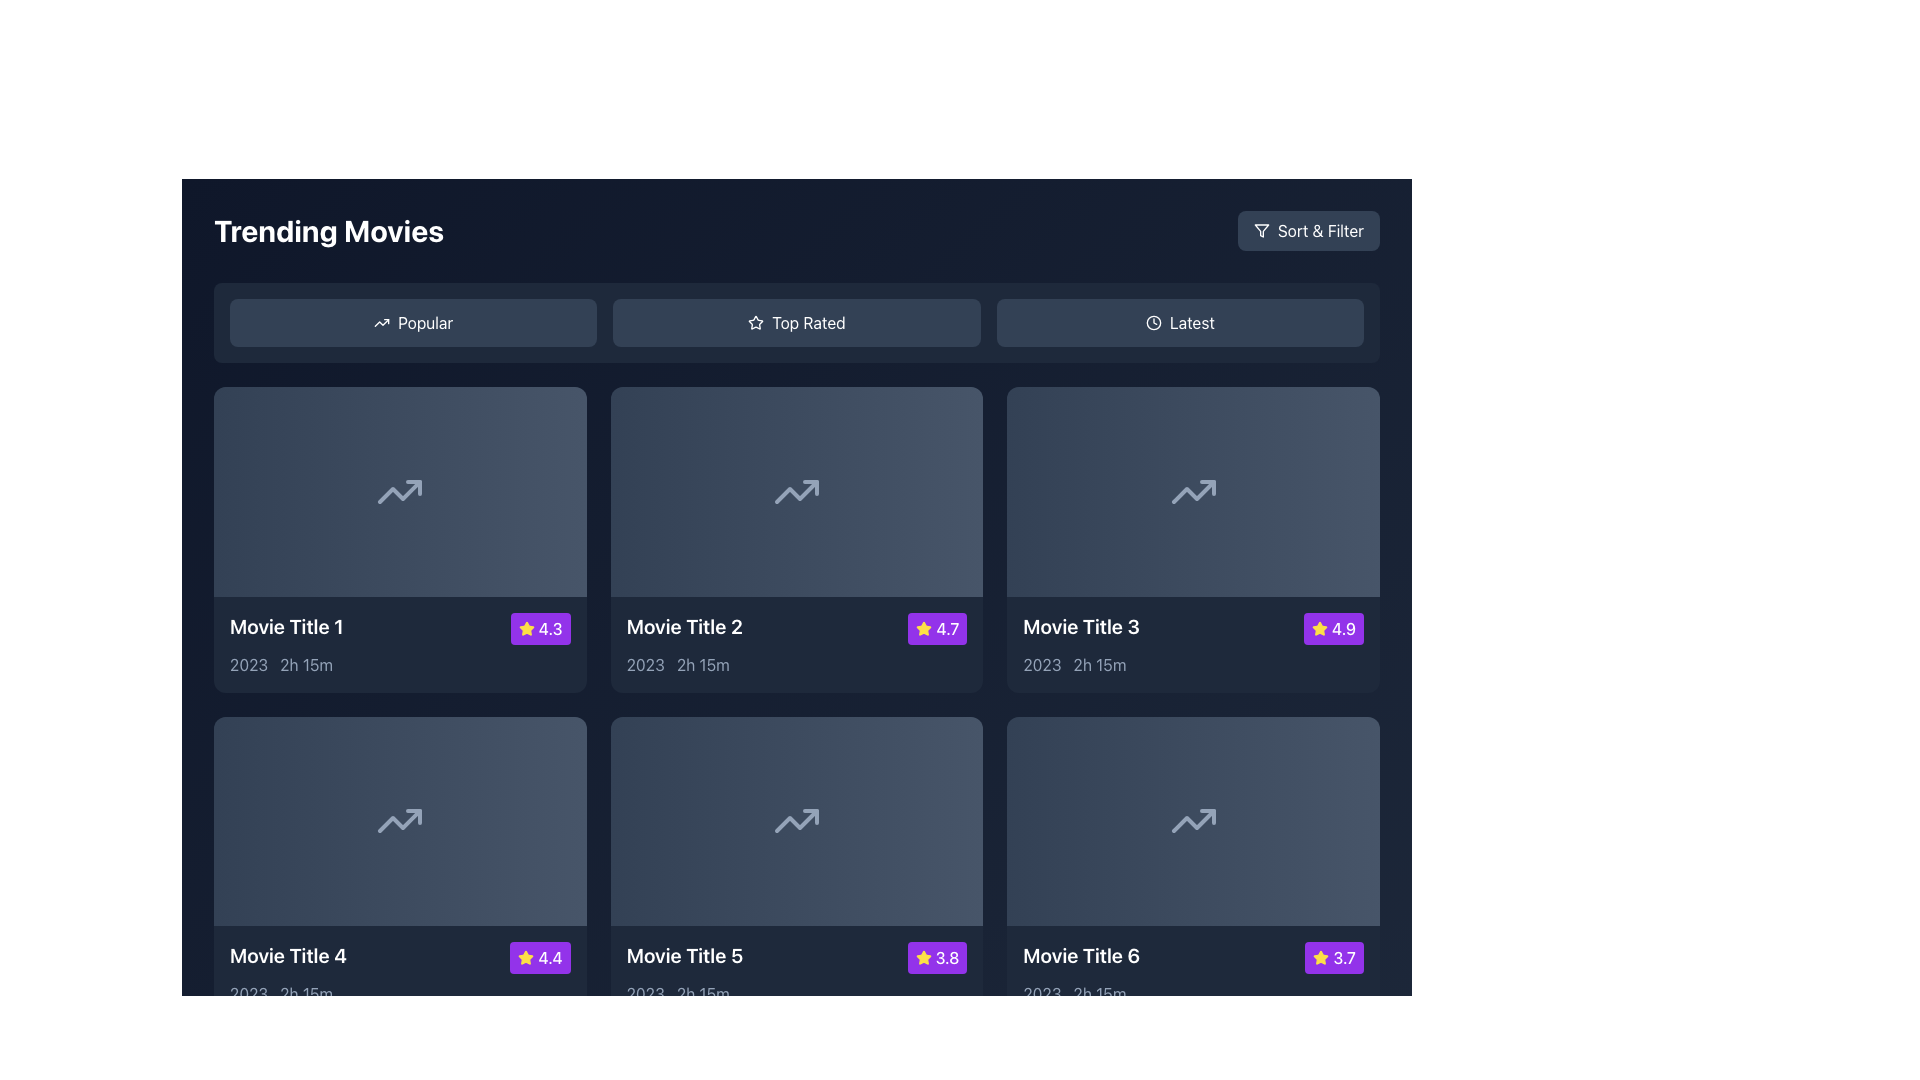  What do you see at coordinates (1320, 230) in the screenshot?
I see `the 'Sort & Filter' text label inside the button with a dark slate background` at bounding box center [1320, 230].